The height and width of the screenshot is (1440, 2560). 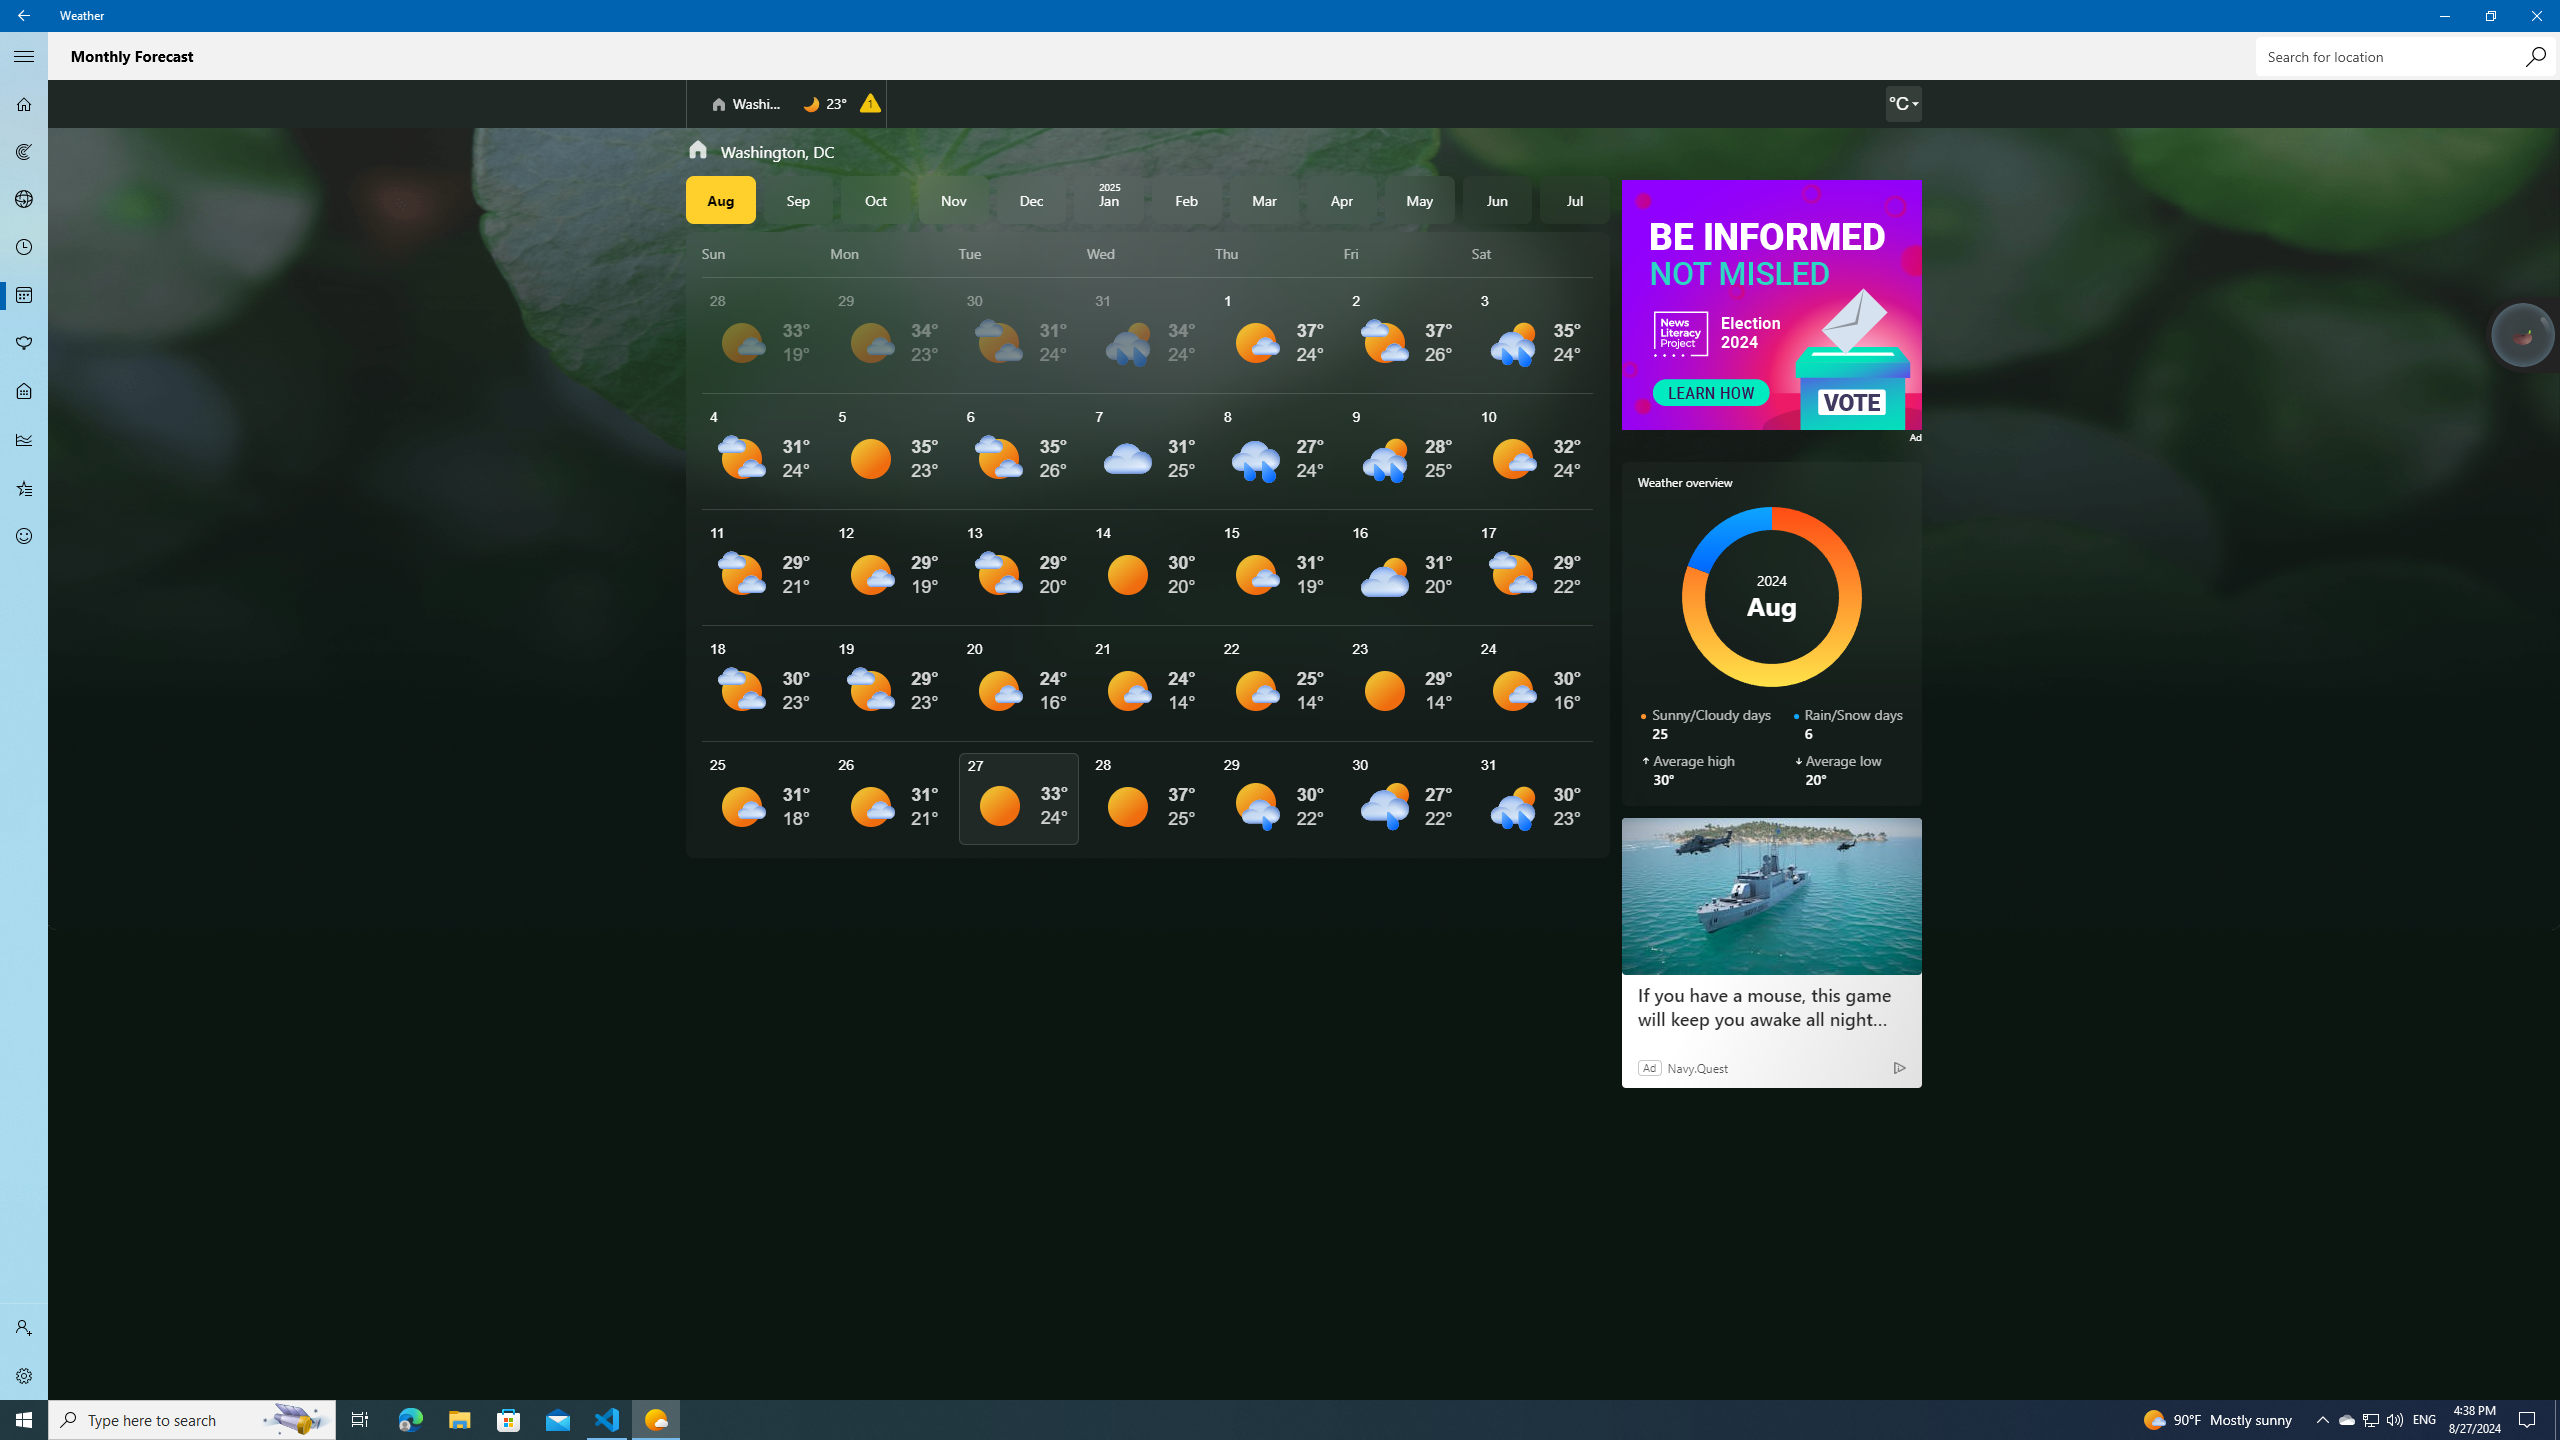 I want to click on 'Tray Input Indicator - English (United States)', so click(x=2424, y=1418).